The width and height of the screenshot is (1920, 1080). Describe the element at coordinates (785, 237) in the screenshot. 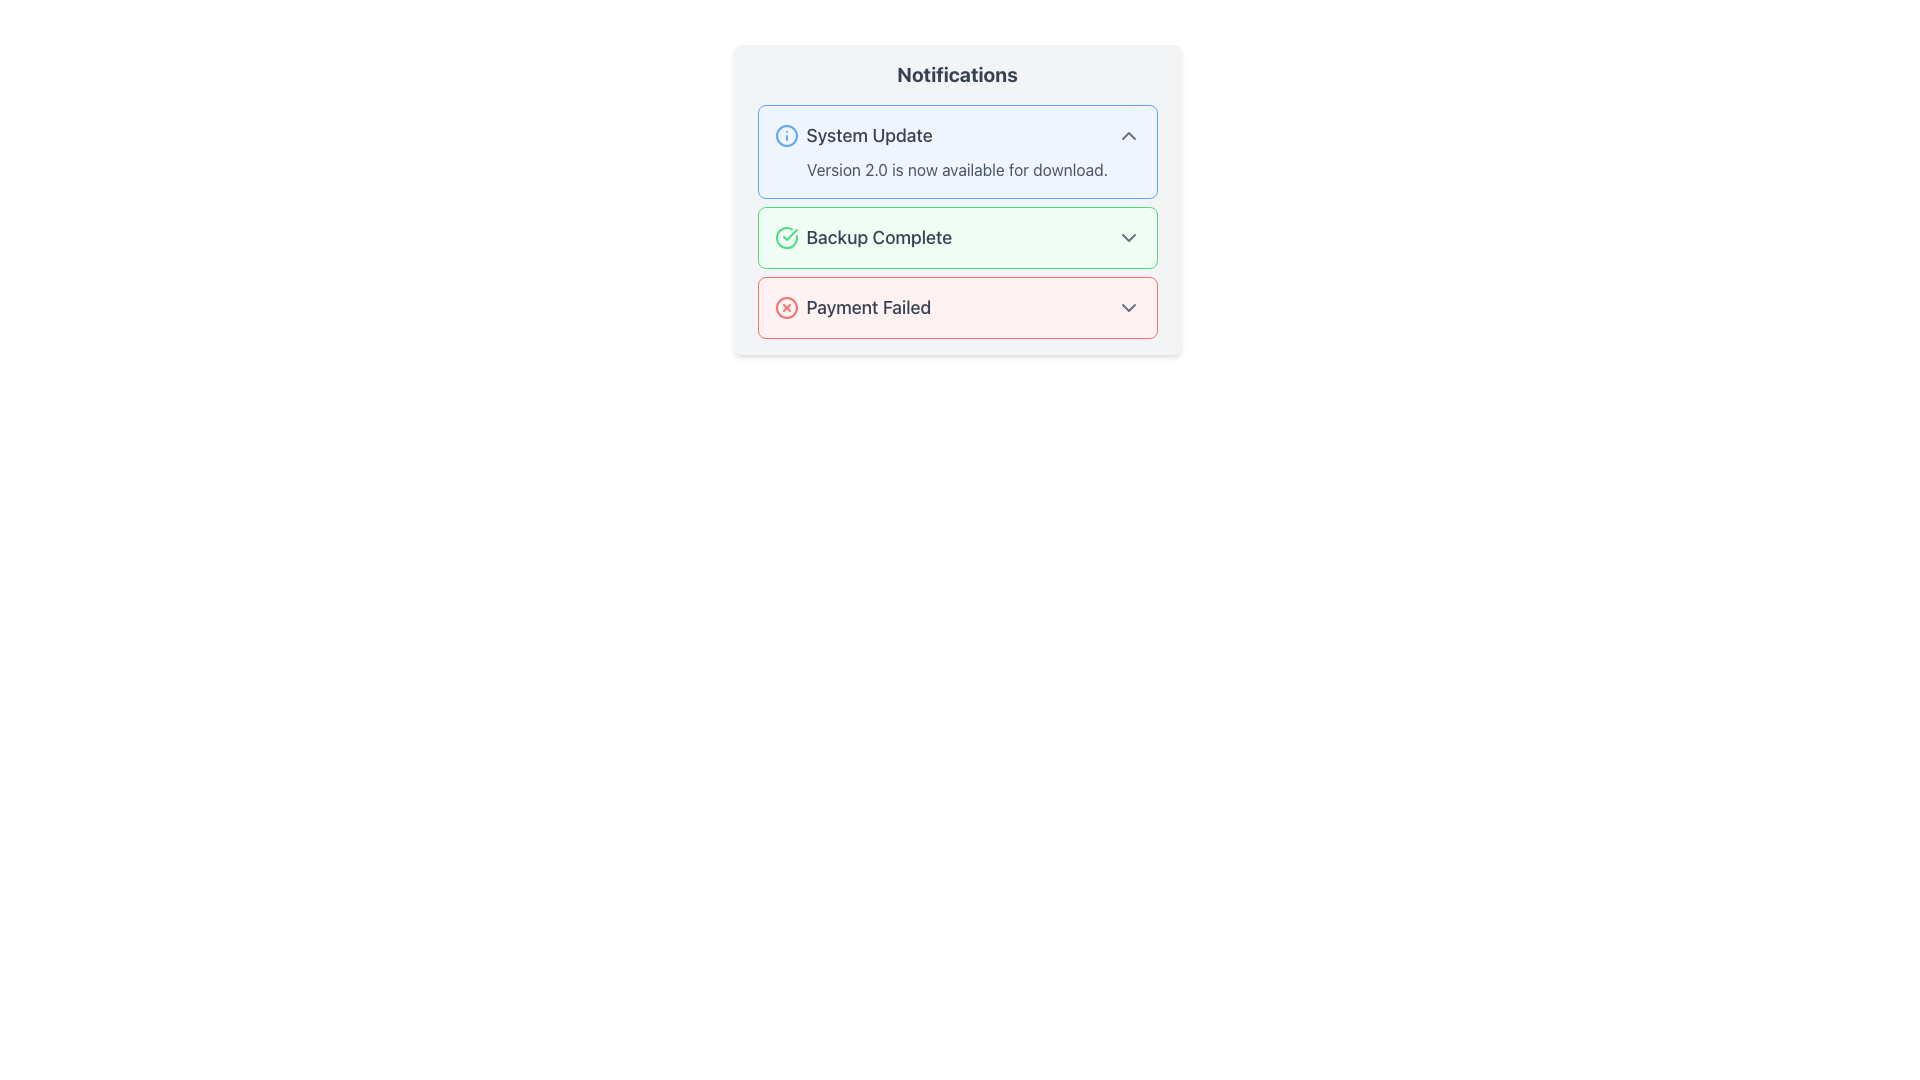

I see `associated label next to the outlined green checkmark icon in the 'Backup Complete' section of the notification interface` at that location.